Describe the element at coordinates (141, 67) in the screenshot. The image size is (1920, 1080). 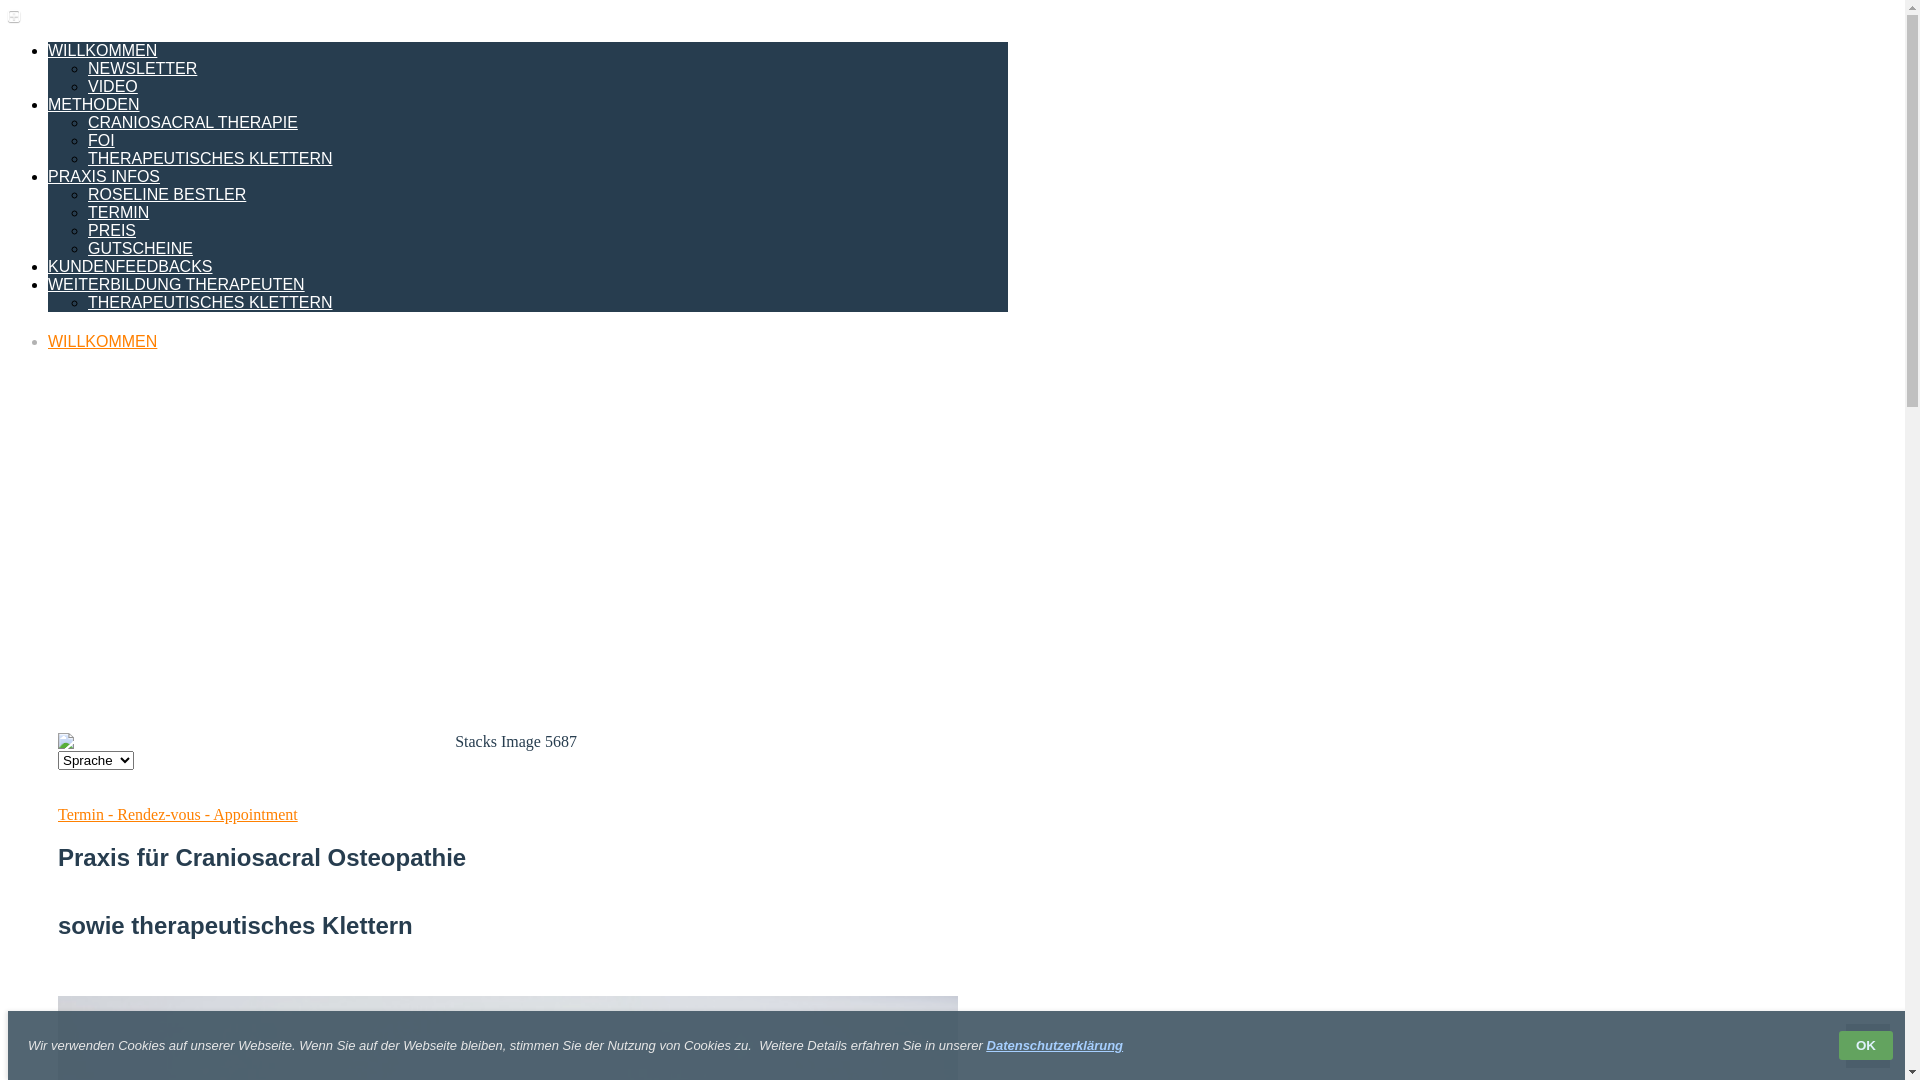
I see `'NEWSLETTER'` at that location.